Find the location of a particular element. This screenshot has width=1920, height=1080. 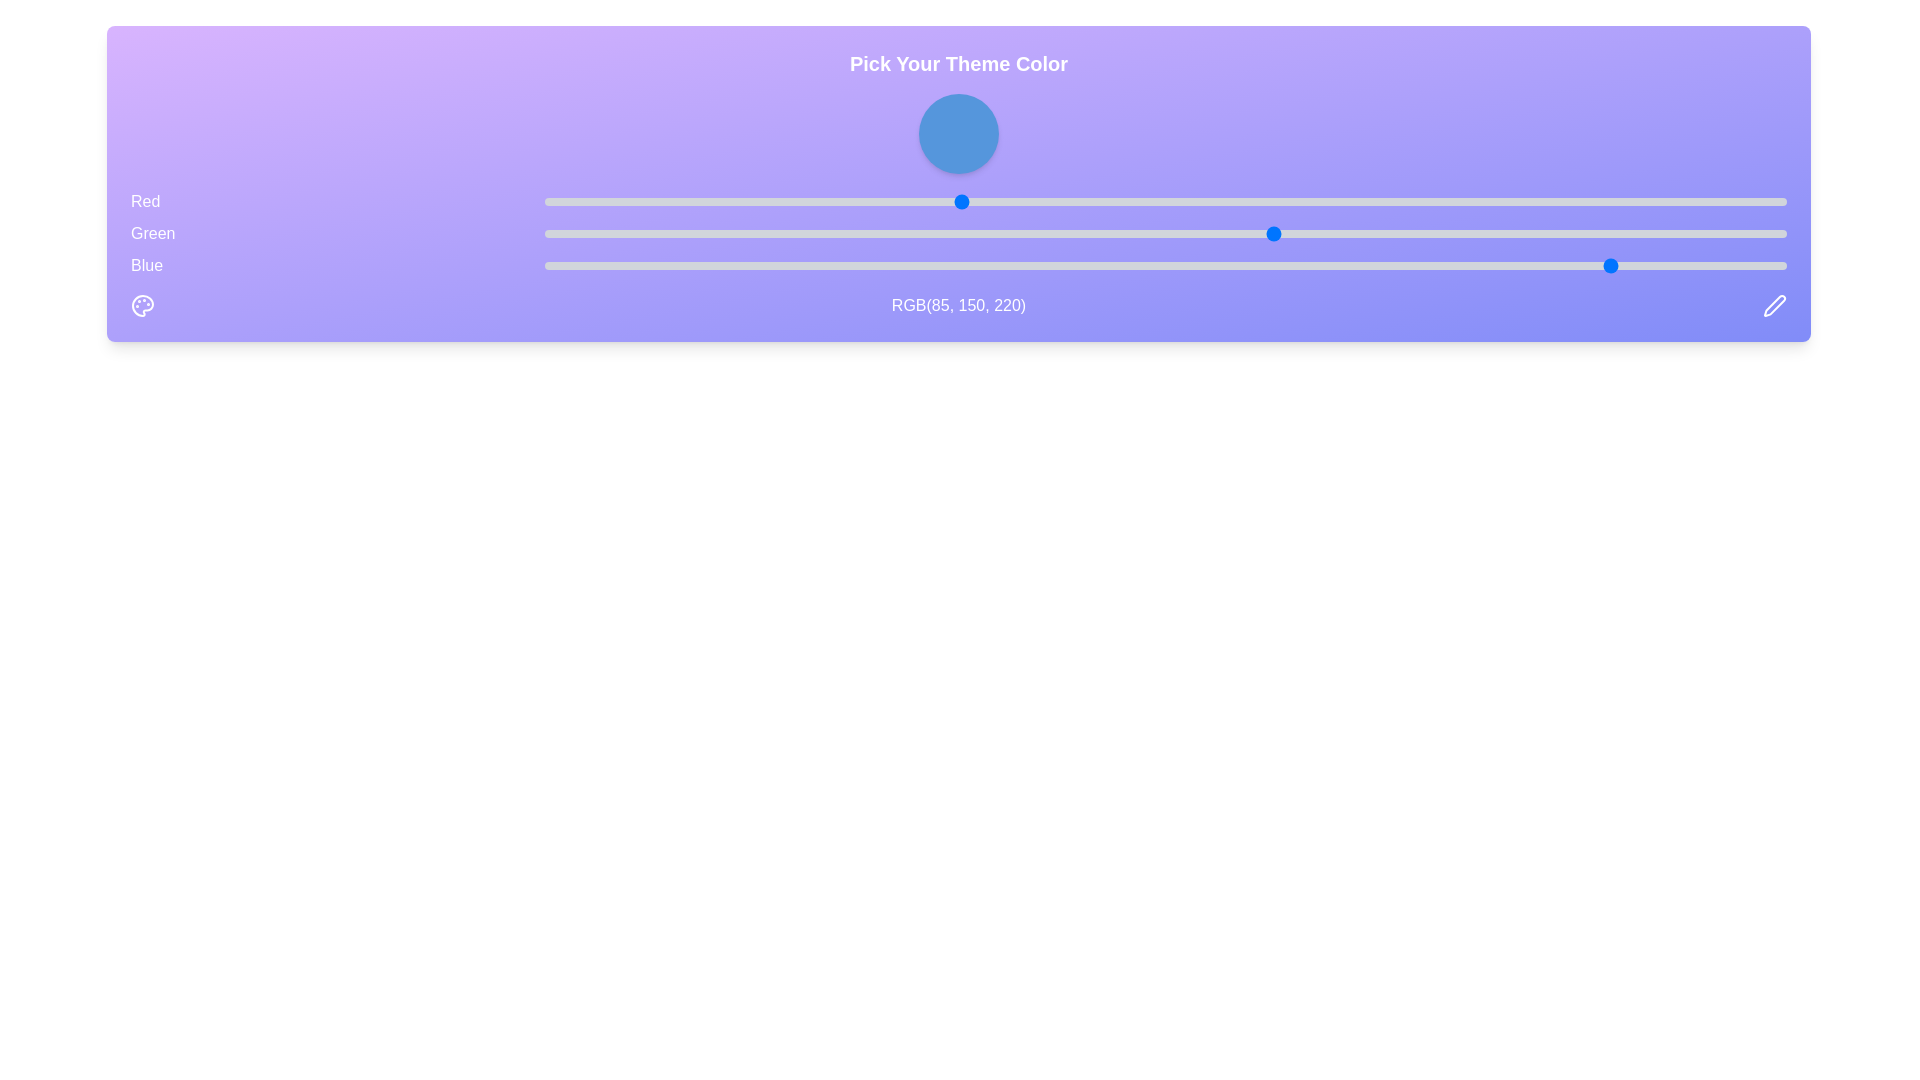

the Blue value is located at coordinates (1489, 265).